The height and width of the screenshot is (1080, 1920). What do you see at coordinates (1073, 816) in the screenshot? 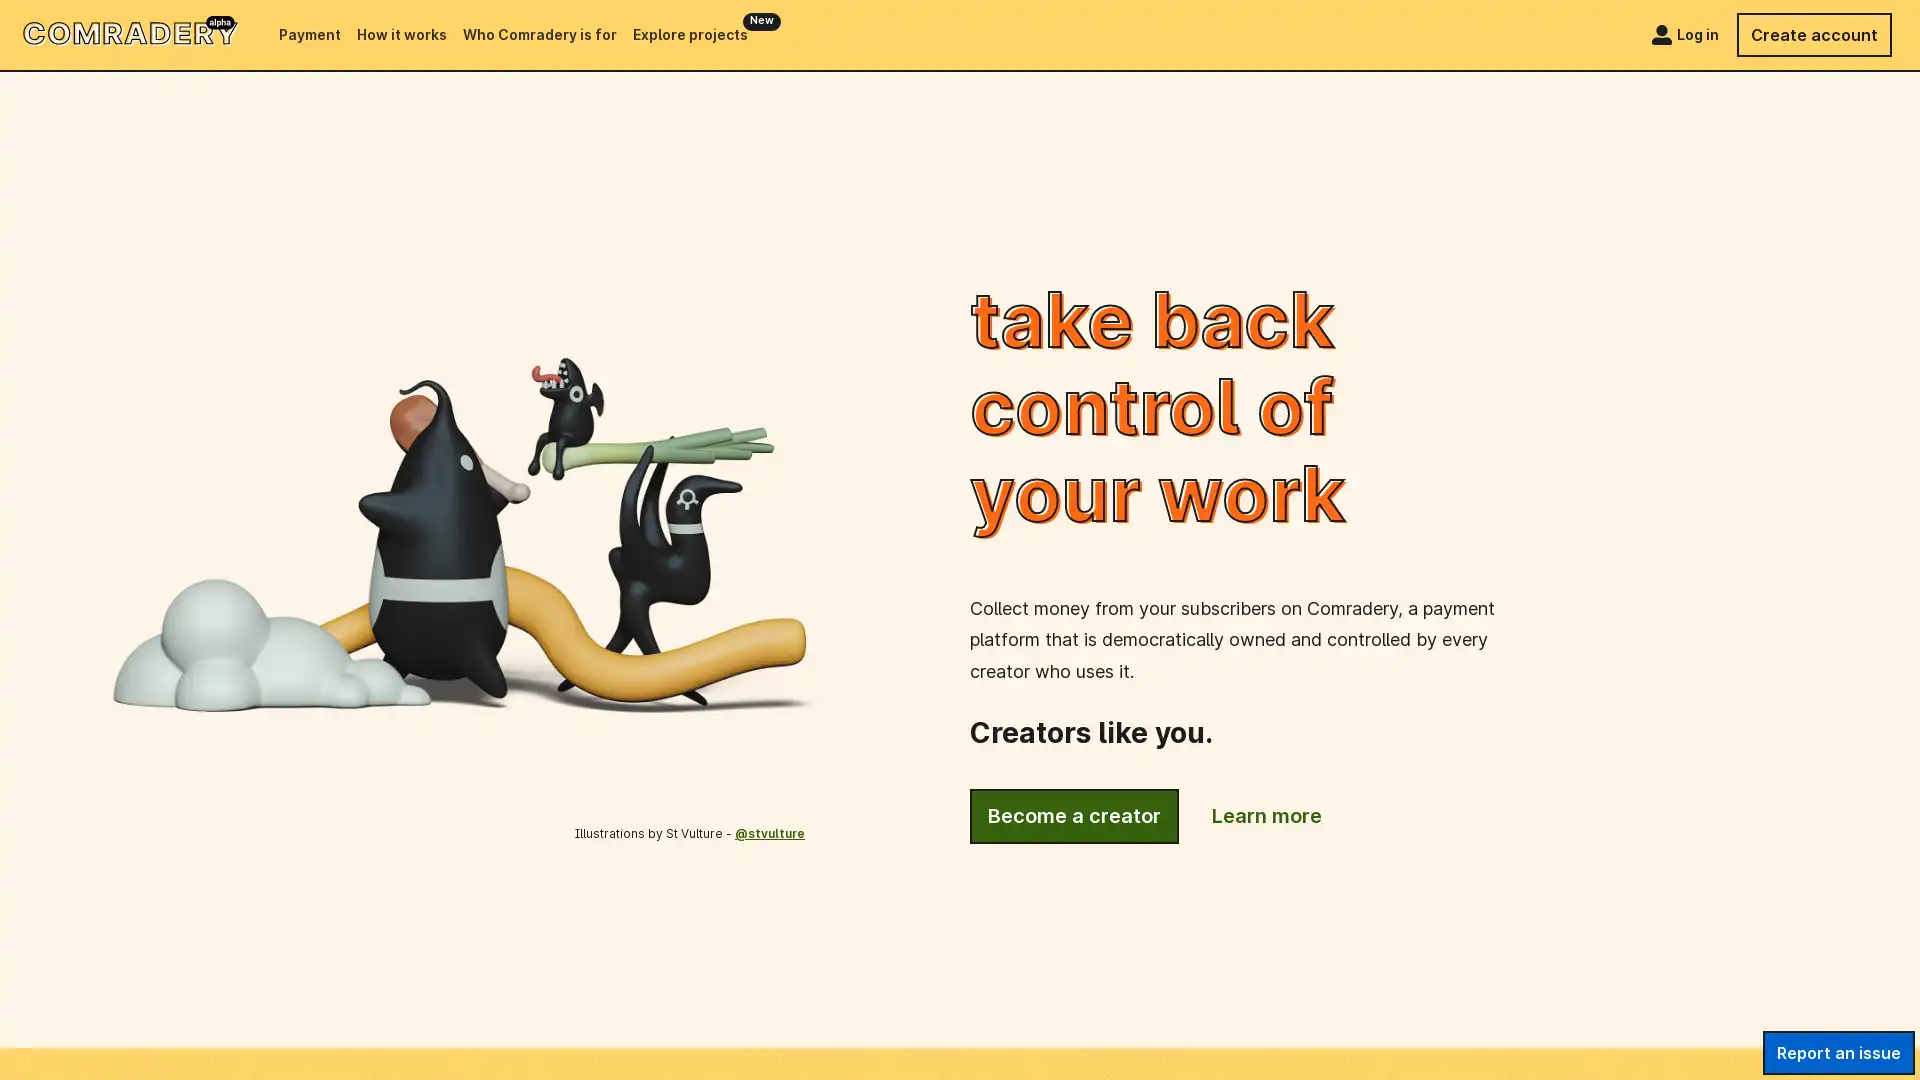
I see `Become a creator` at bounding box center [1073, 816].